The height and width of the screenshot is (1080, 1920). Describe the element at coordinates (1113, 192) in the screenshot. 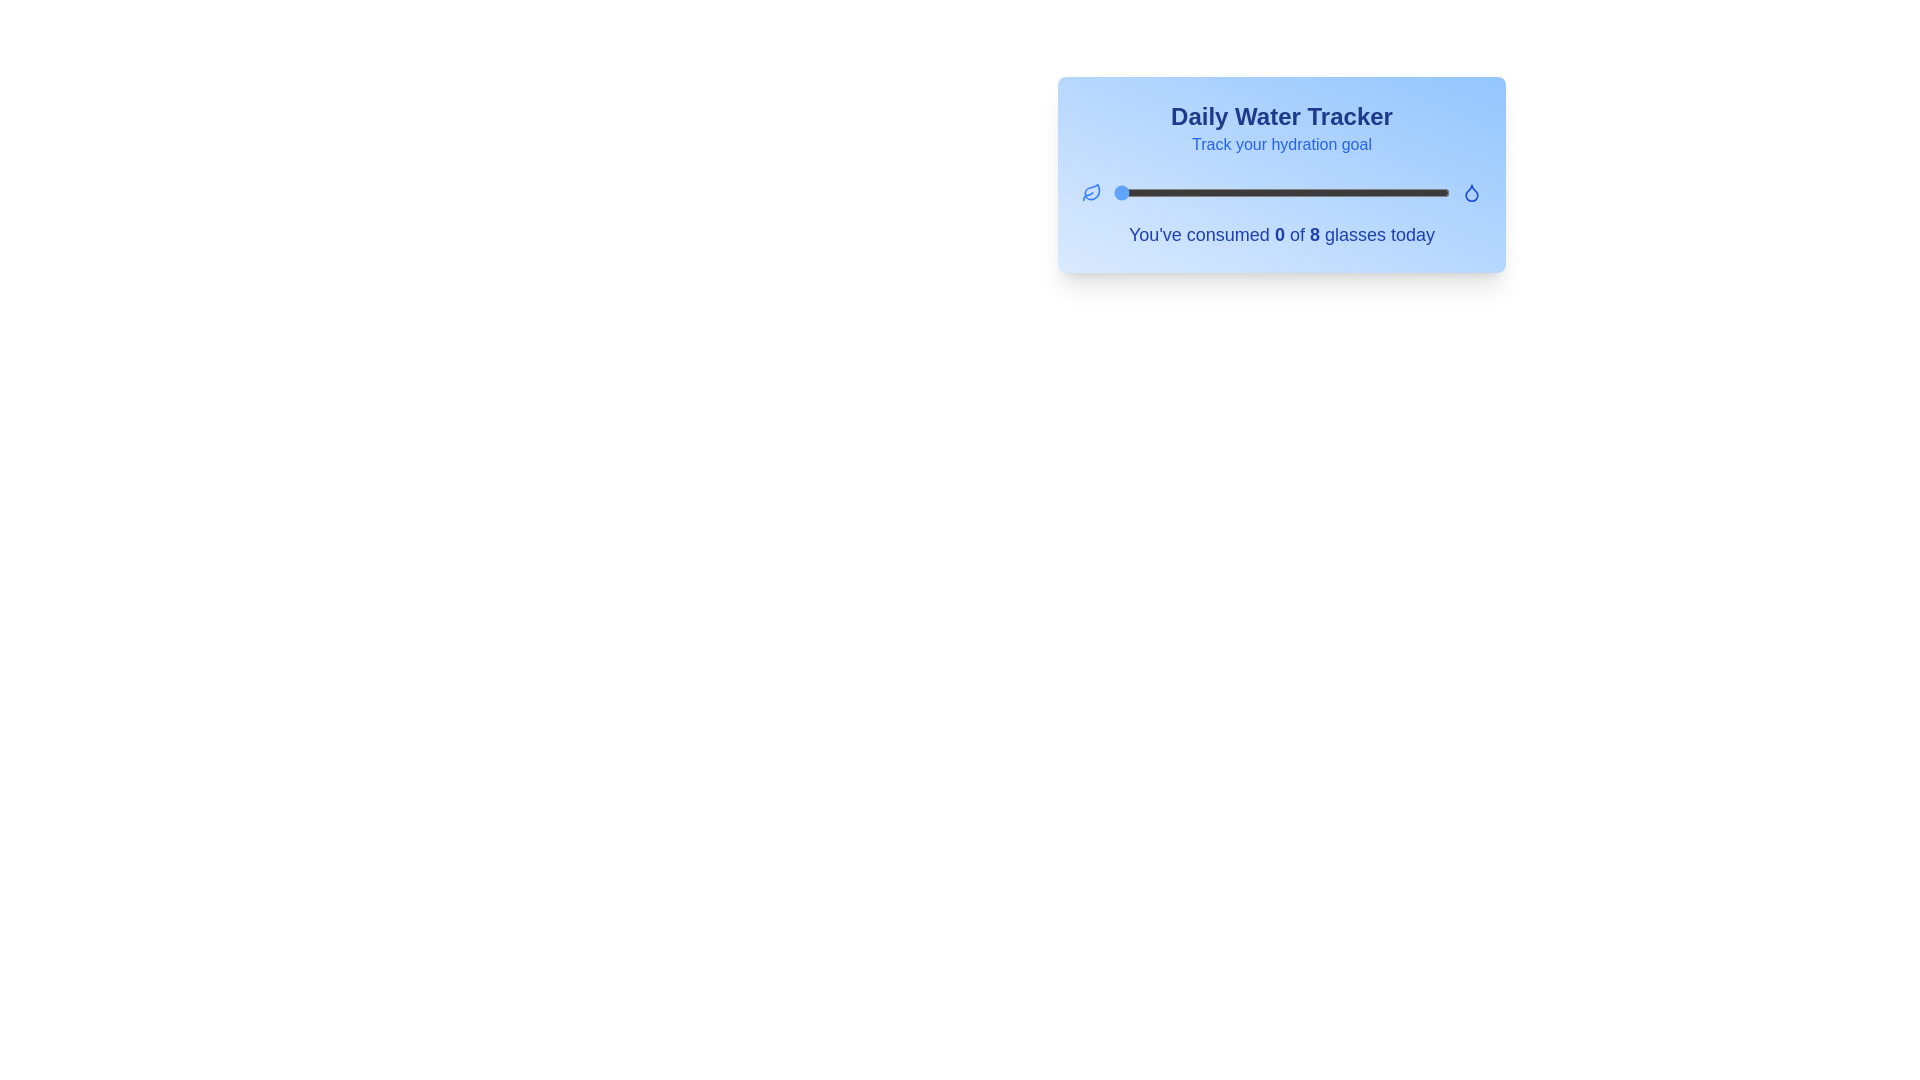

I see `the water intake slider to set the water consumption to 0 glasses` at that location.